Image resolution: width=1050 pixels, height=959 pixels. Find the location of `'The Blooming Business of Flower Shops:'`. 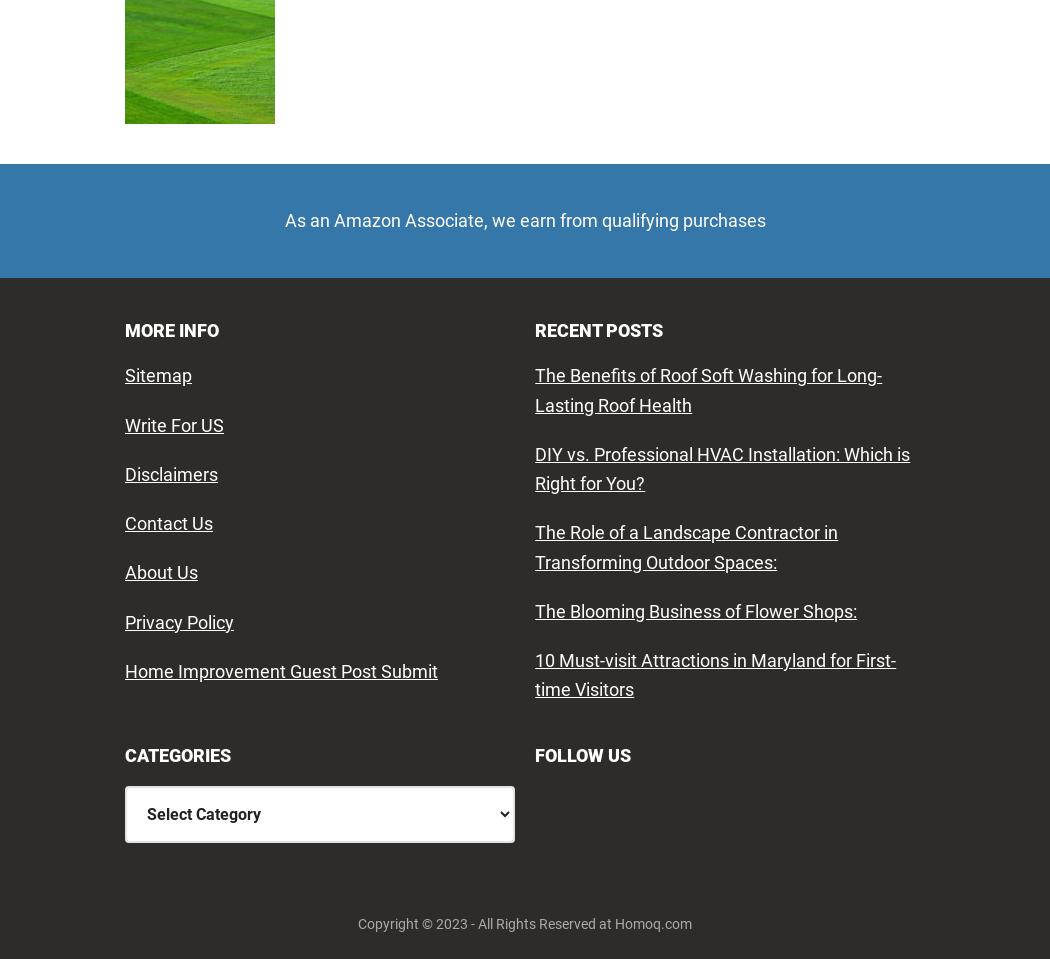

'The Blooming Business of Flower Shops:' is located at coordinates (696, 609).